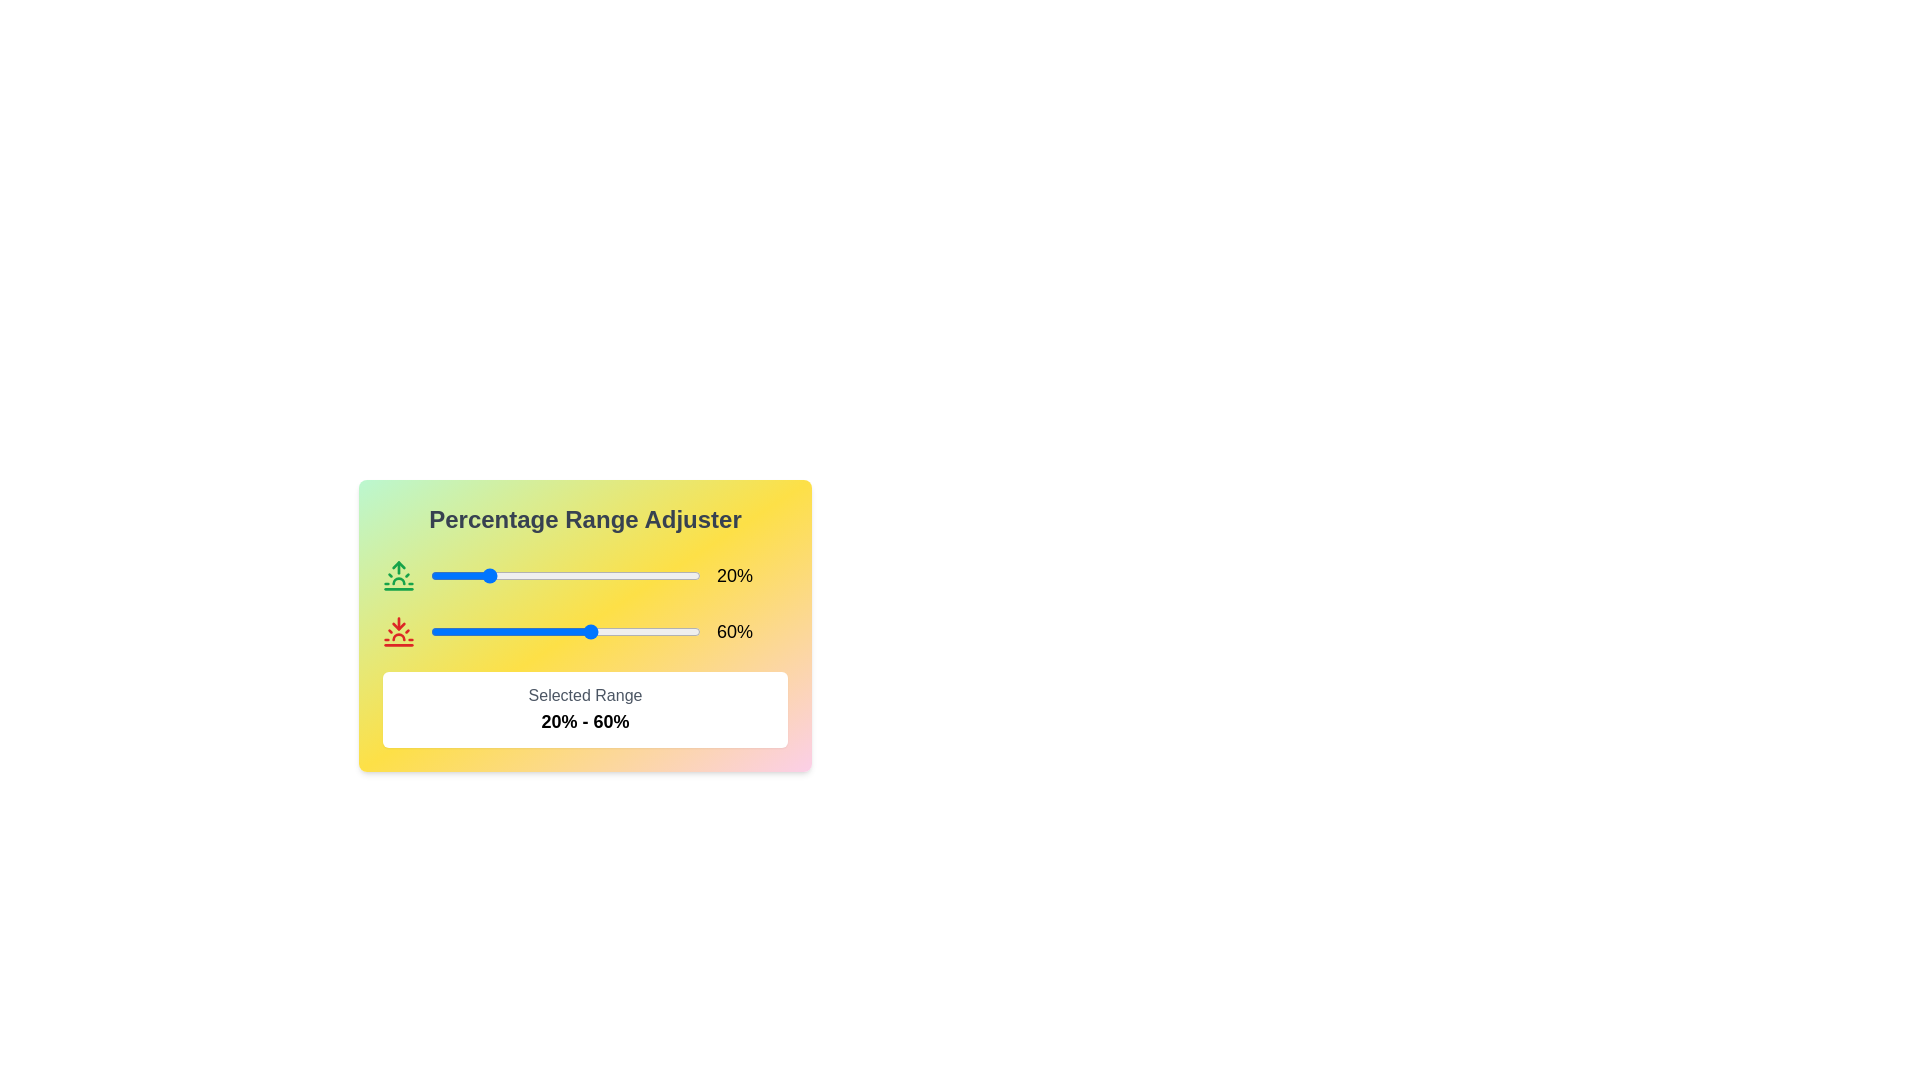 Image resolution: width=1920 pixels, height=1080 pixels. I want to click on the slider, so click(698, 575).